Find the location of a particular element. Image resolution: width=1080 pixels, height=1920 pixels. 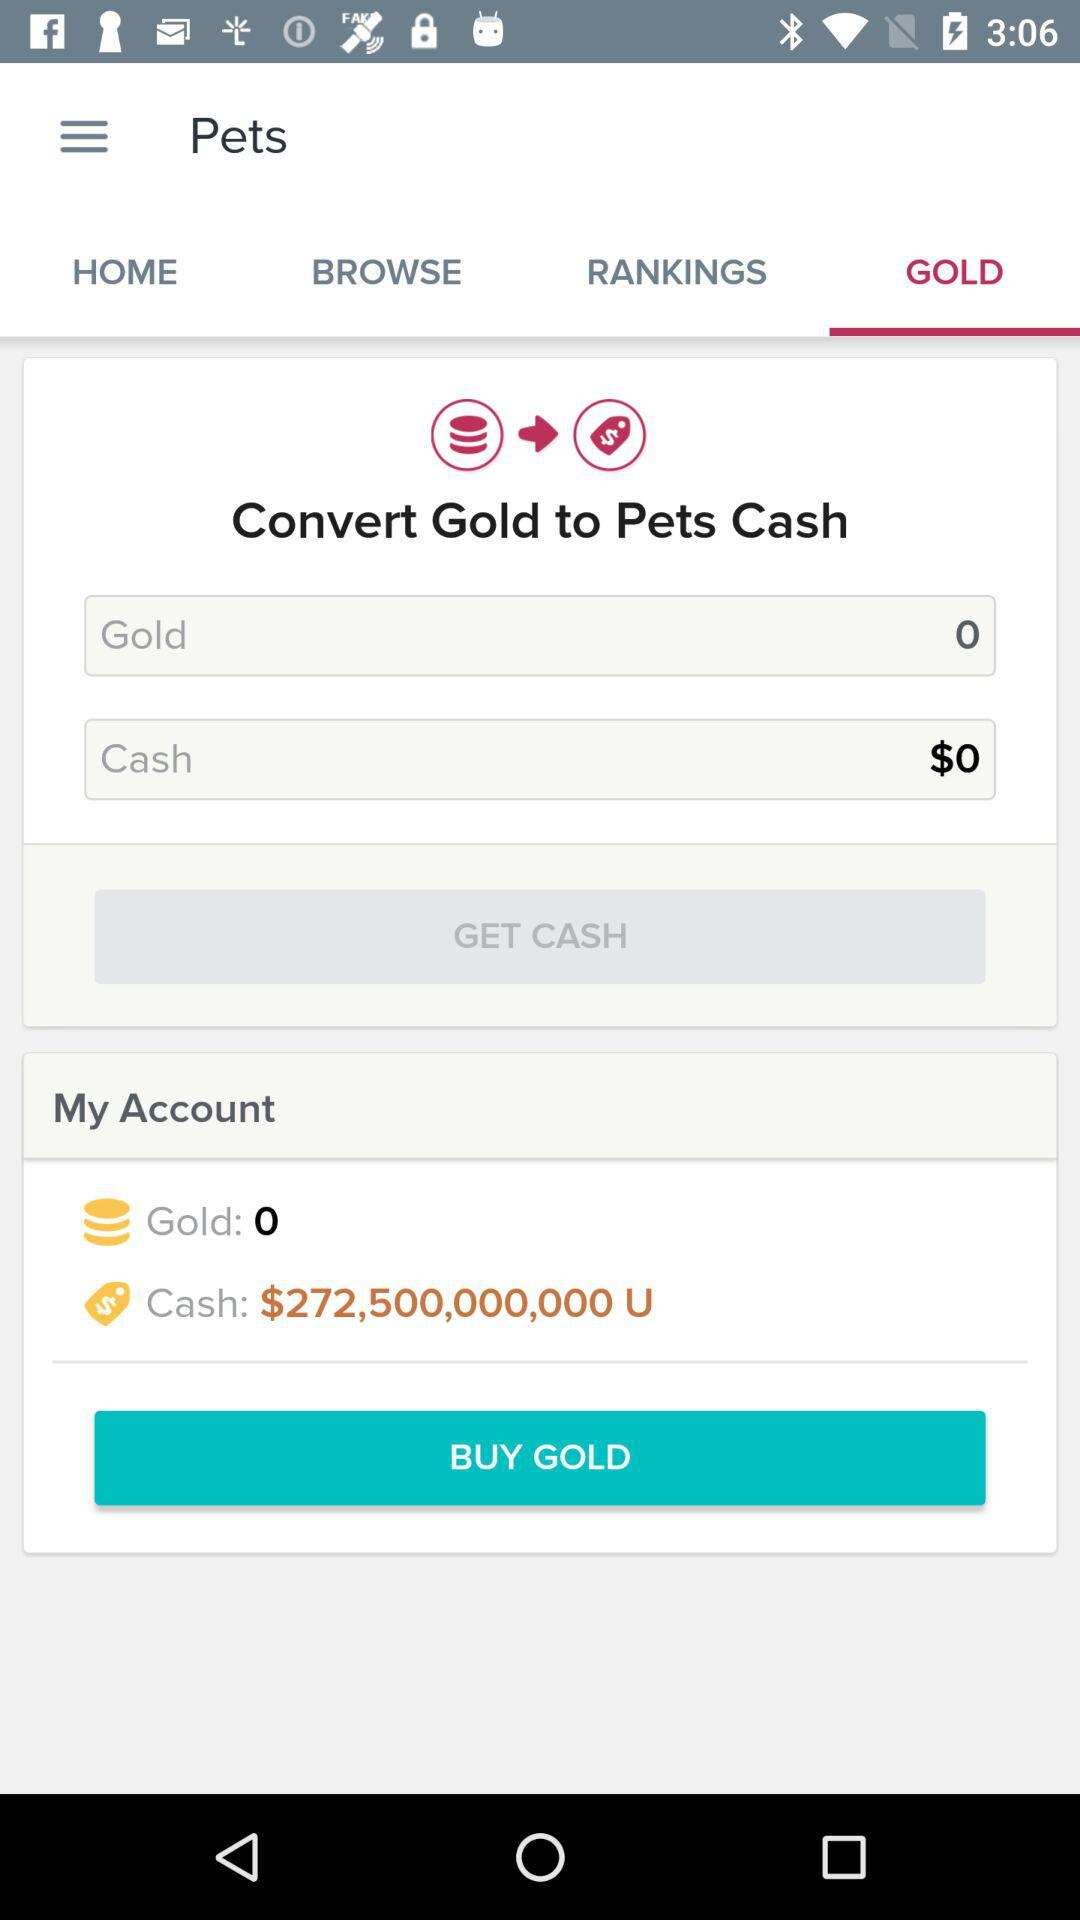

the buy gold icon is located at coordinates (540, 1458).